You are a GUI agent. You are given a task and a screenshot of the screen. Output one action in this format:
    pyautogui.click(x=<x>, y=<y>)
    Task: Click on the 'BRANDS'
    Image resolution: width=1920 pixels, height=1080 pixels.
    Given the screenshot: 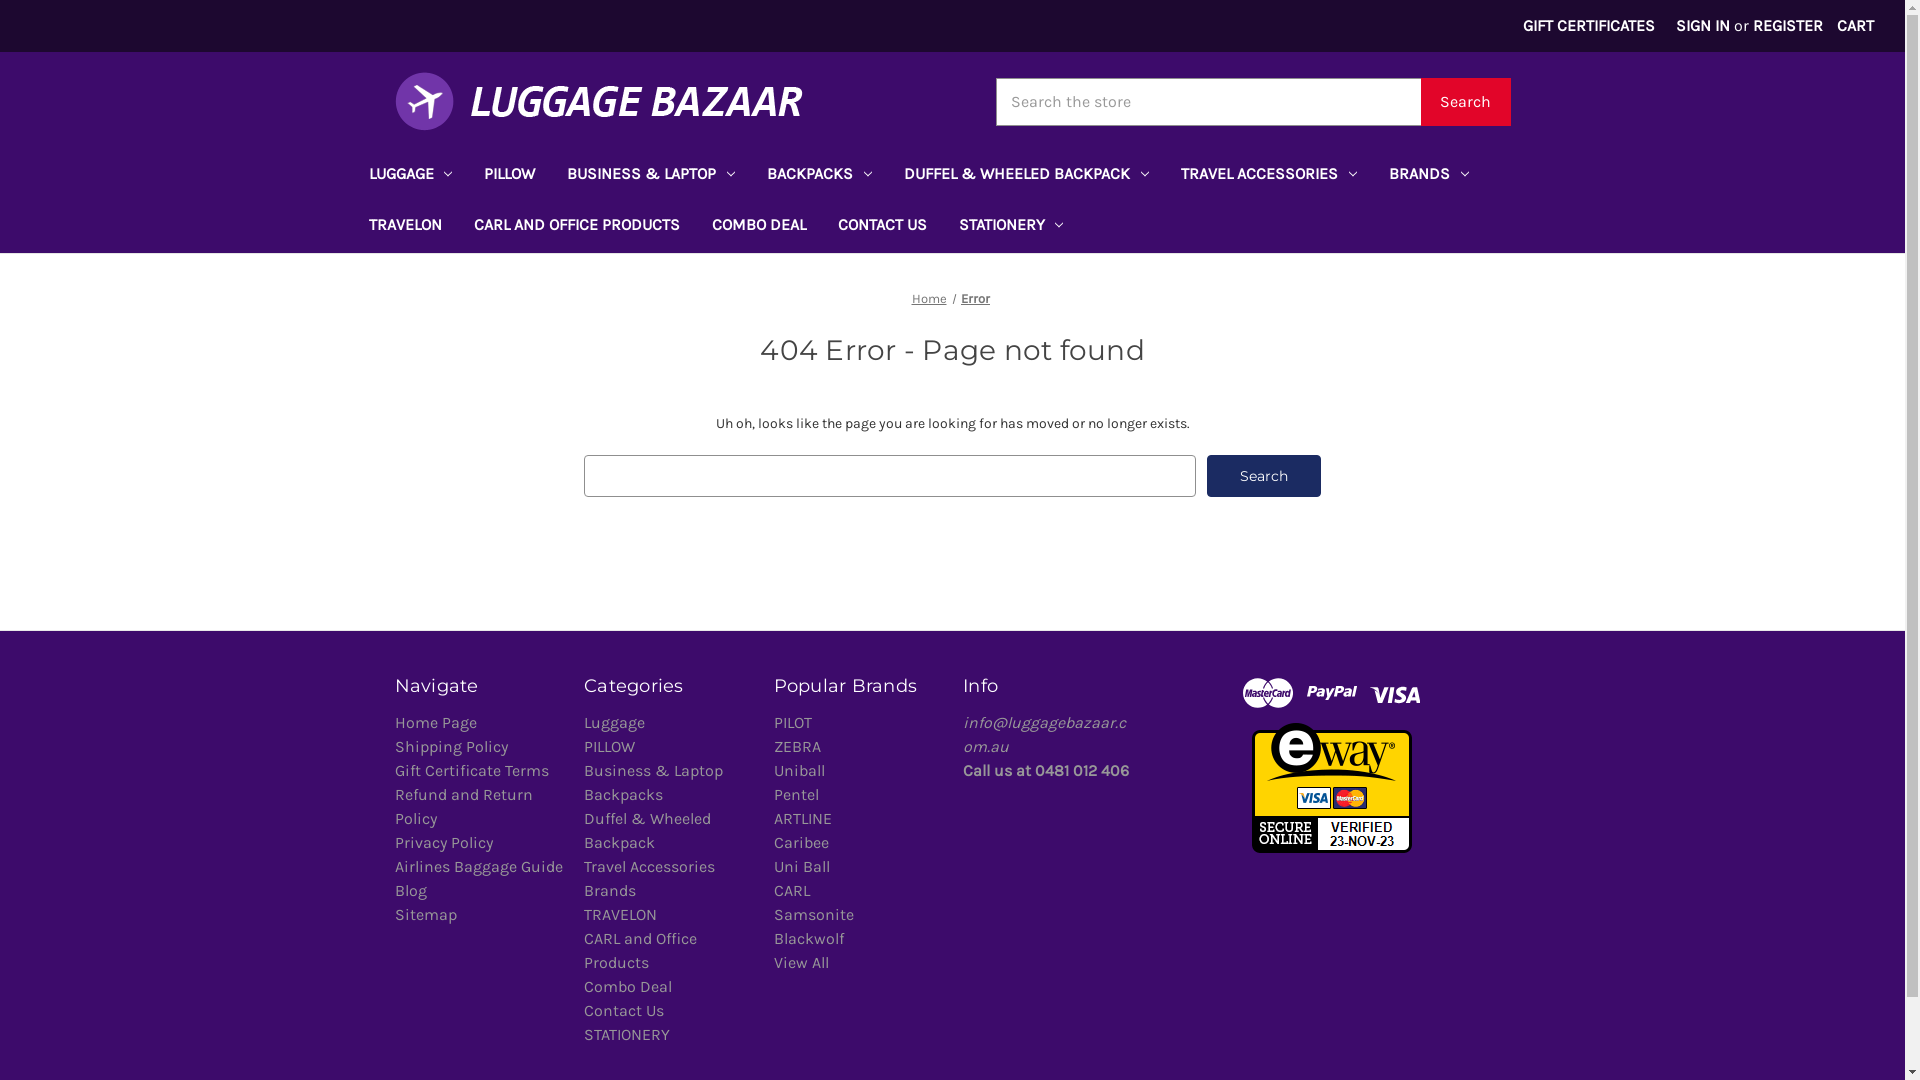 What is the action you would take?
    pyautogui.click(x=1428, y=175)
    